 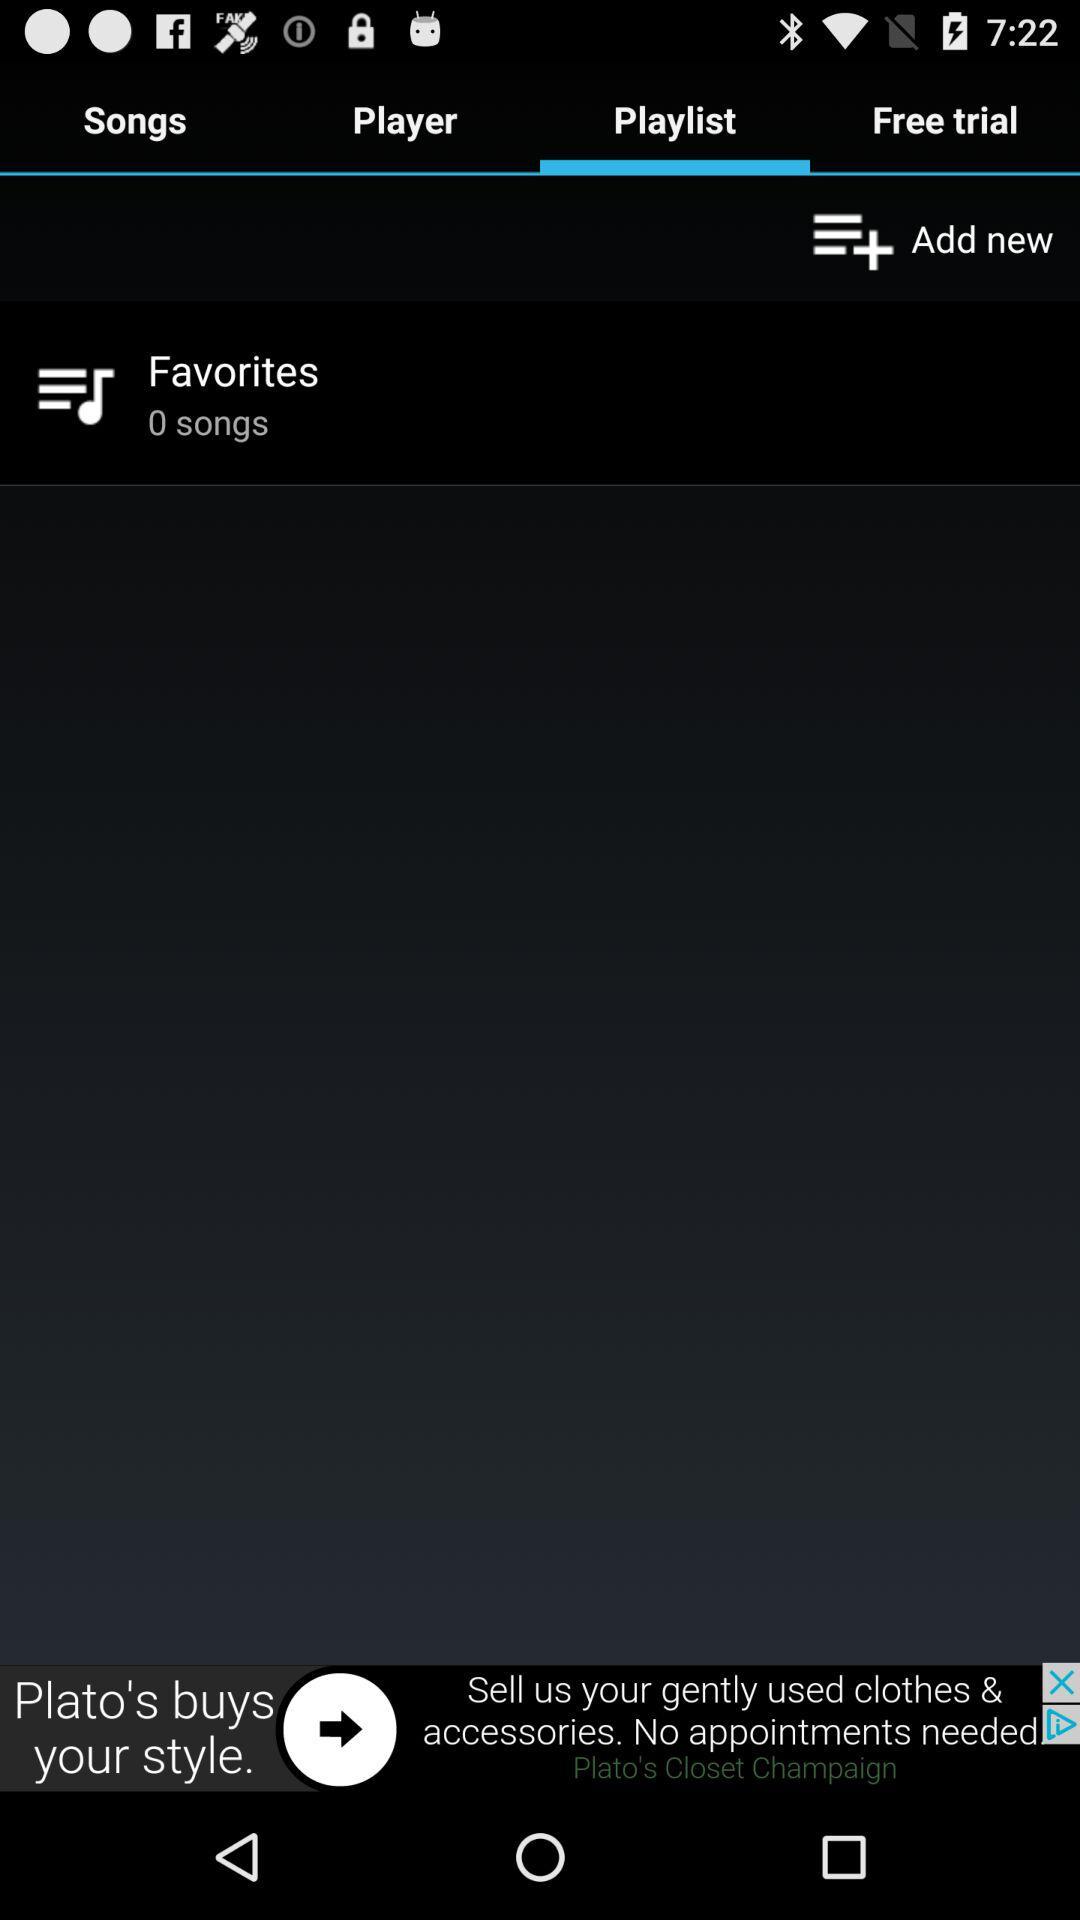 I want to click on click the advertisement, so click(x=540, y=1727).